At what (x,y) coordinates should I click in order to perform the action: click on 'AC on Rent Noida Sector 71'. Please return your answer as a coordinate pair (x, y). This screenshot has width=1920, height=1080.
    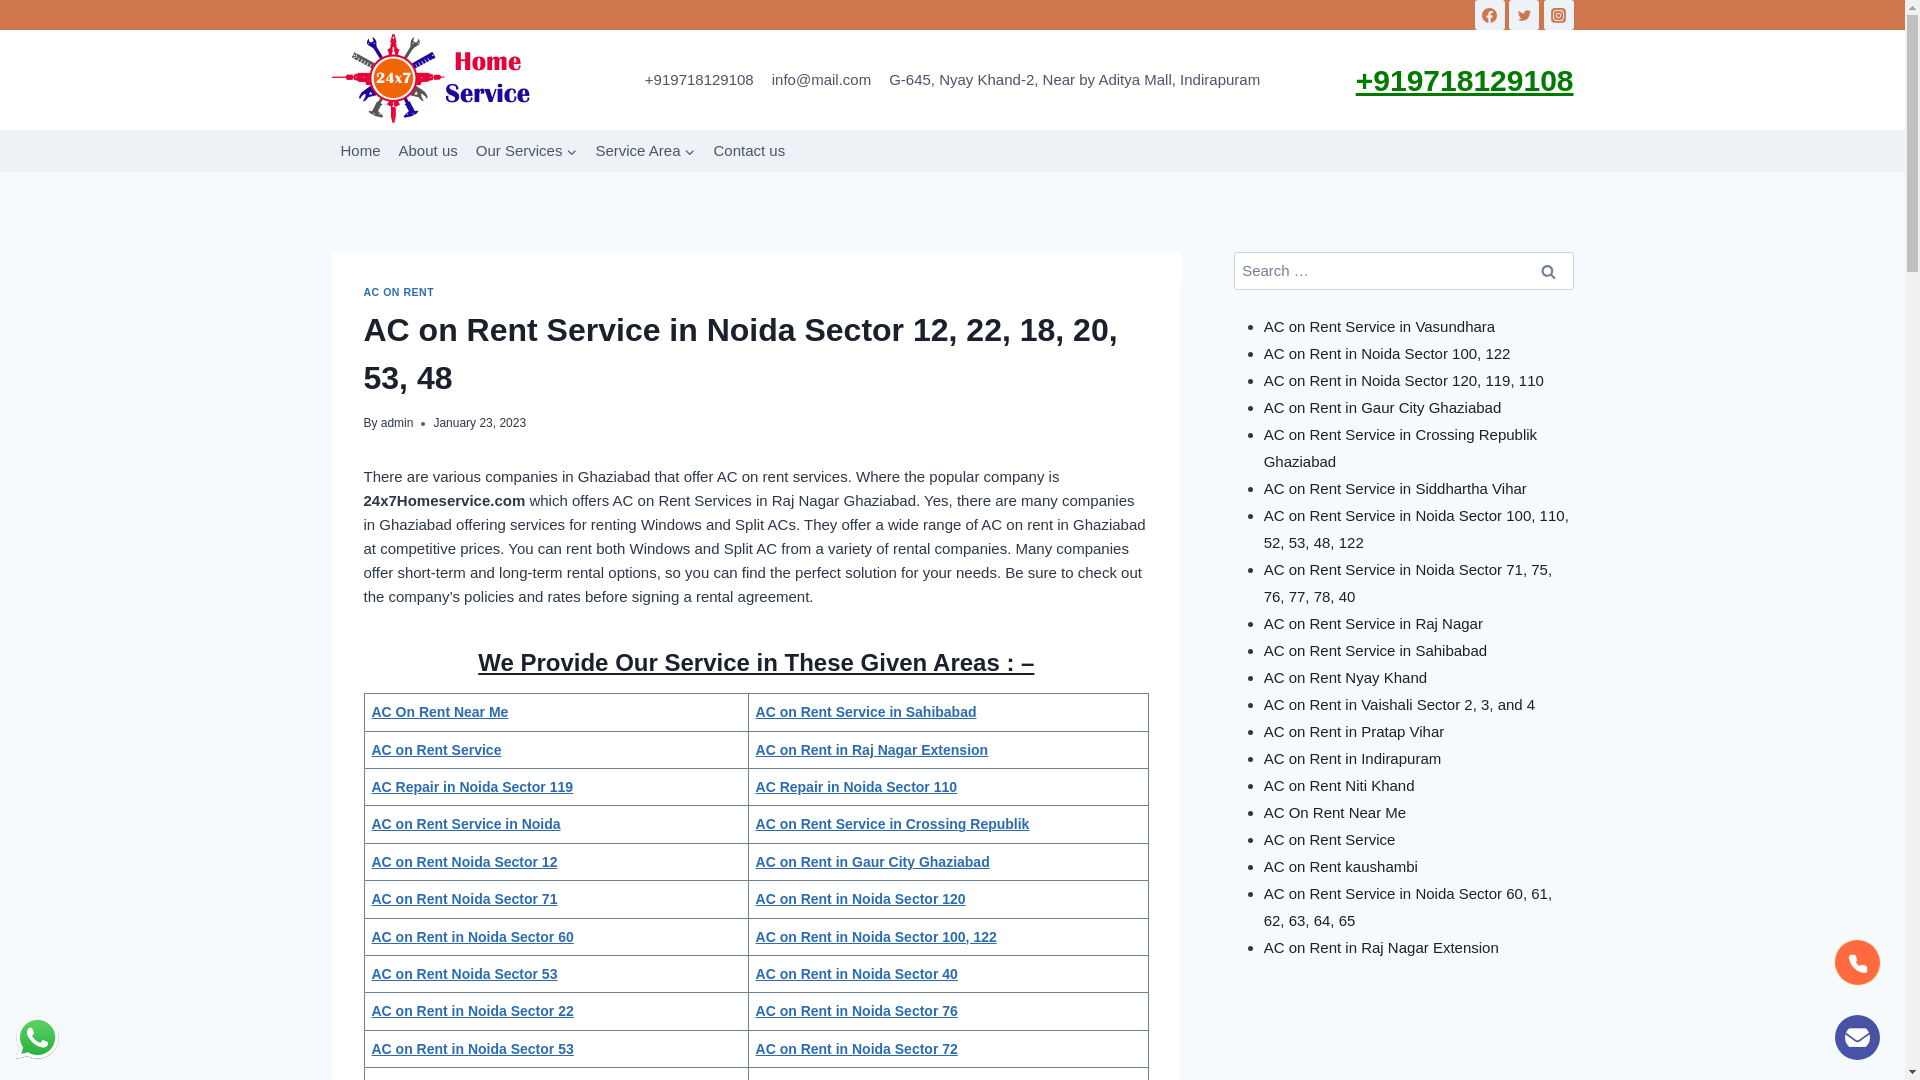
    Looking at the image, I should click on (464, 897).